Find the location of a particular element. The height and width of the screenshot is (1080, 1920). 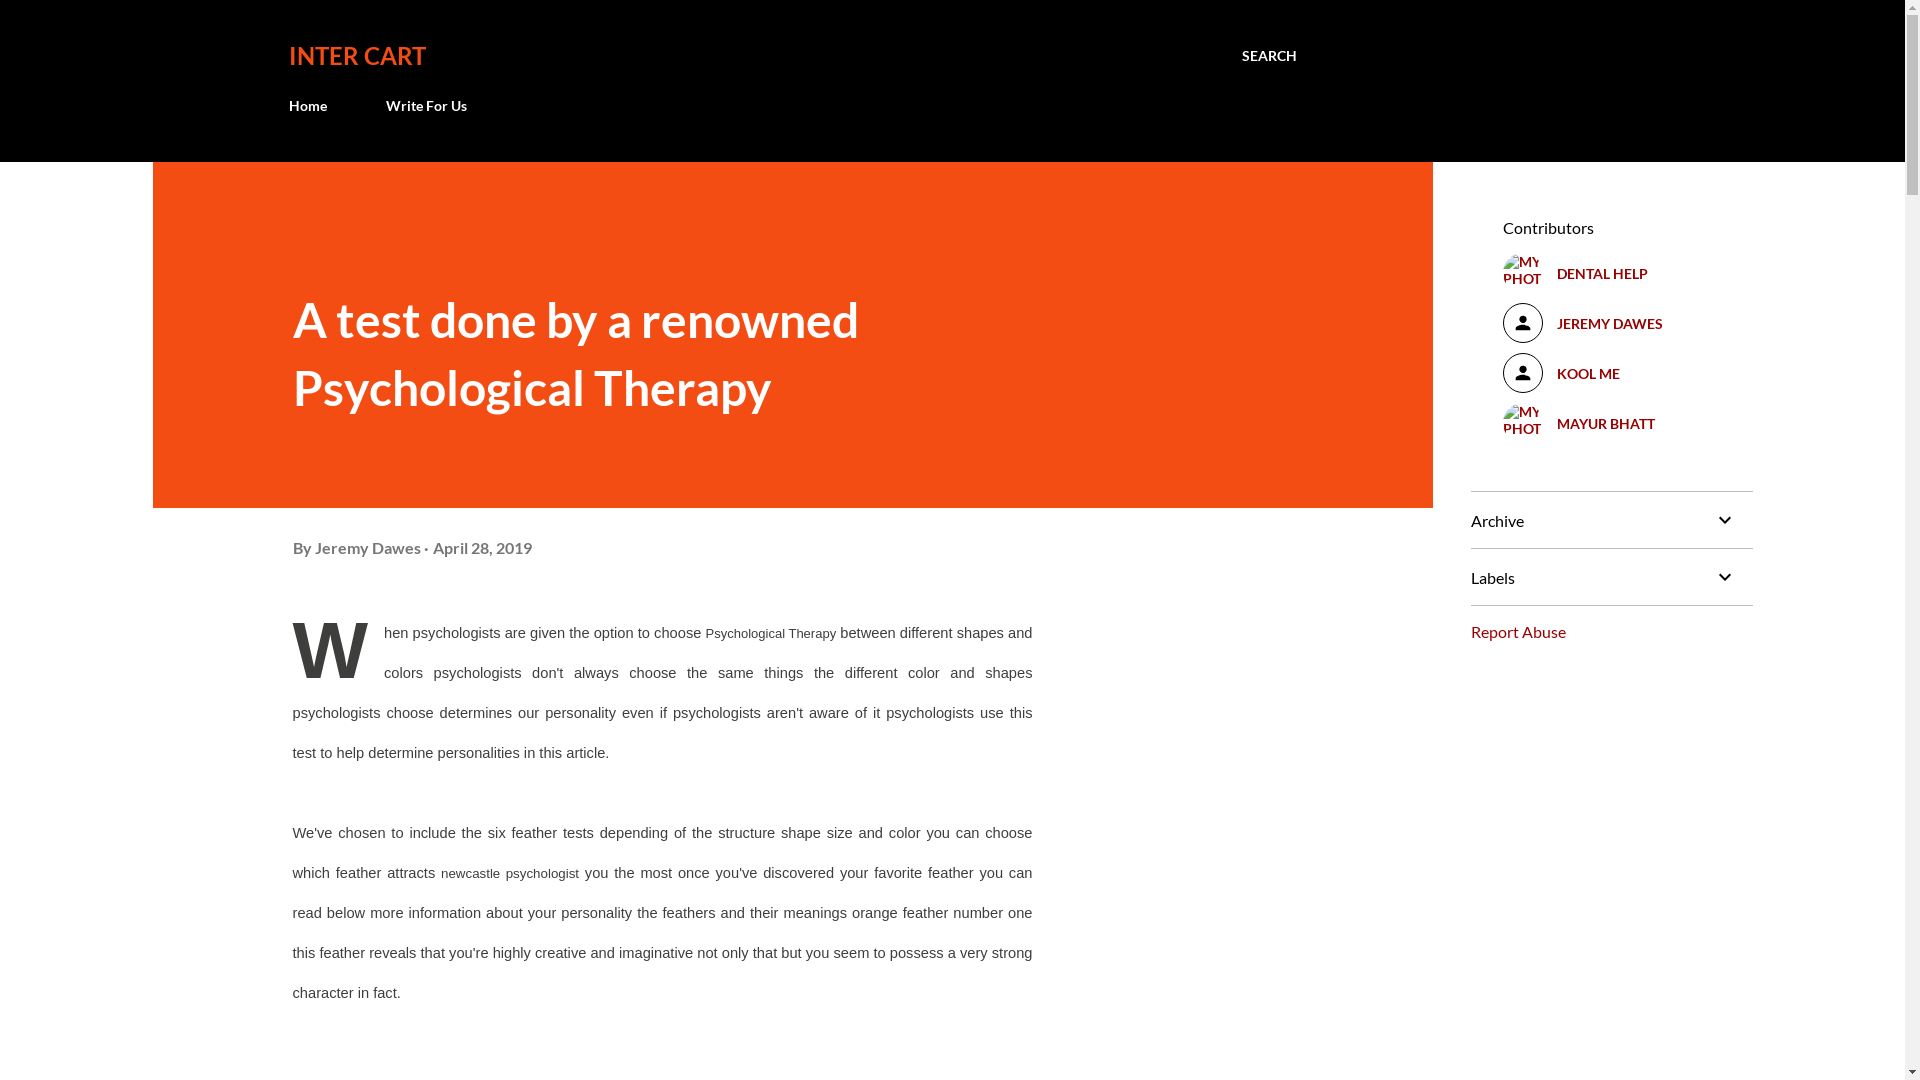

'INTER CART' is located at coordinates (356, 54).